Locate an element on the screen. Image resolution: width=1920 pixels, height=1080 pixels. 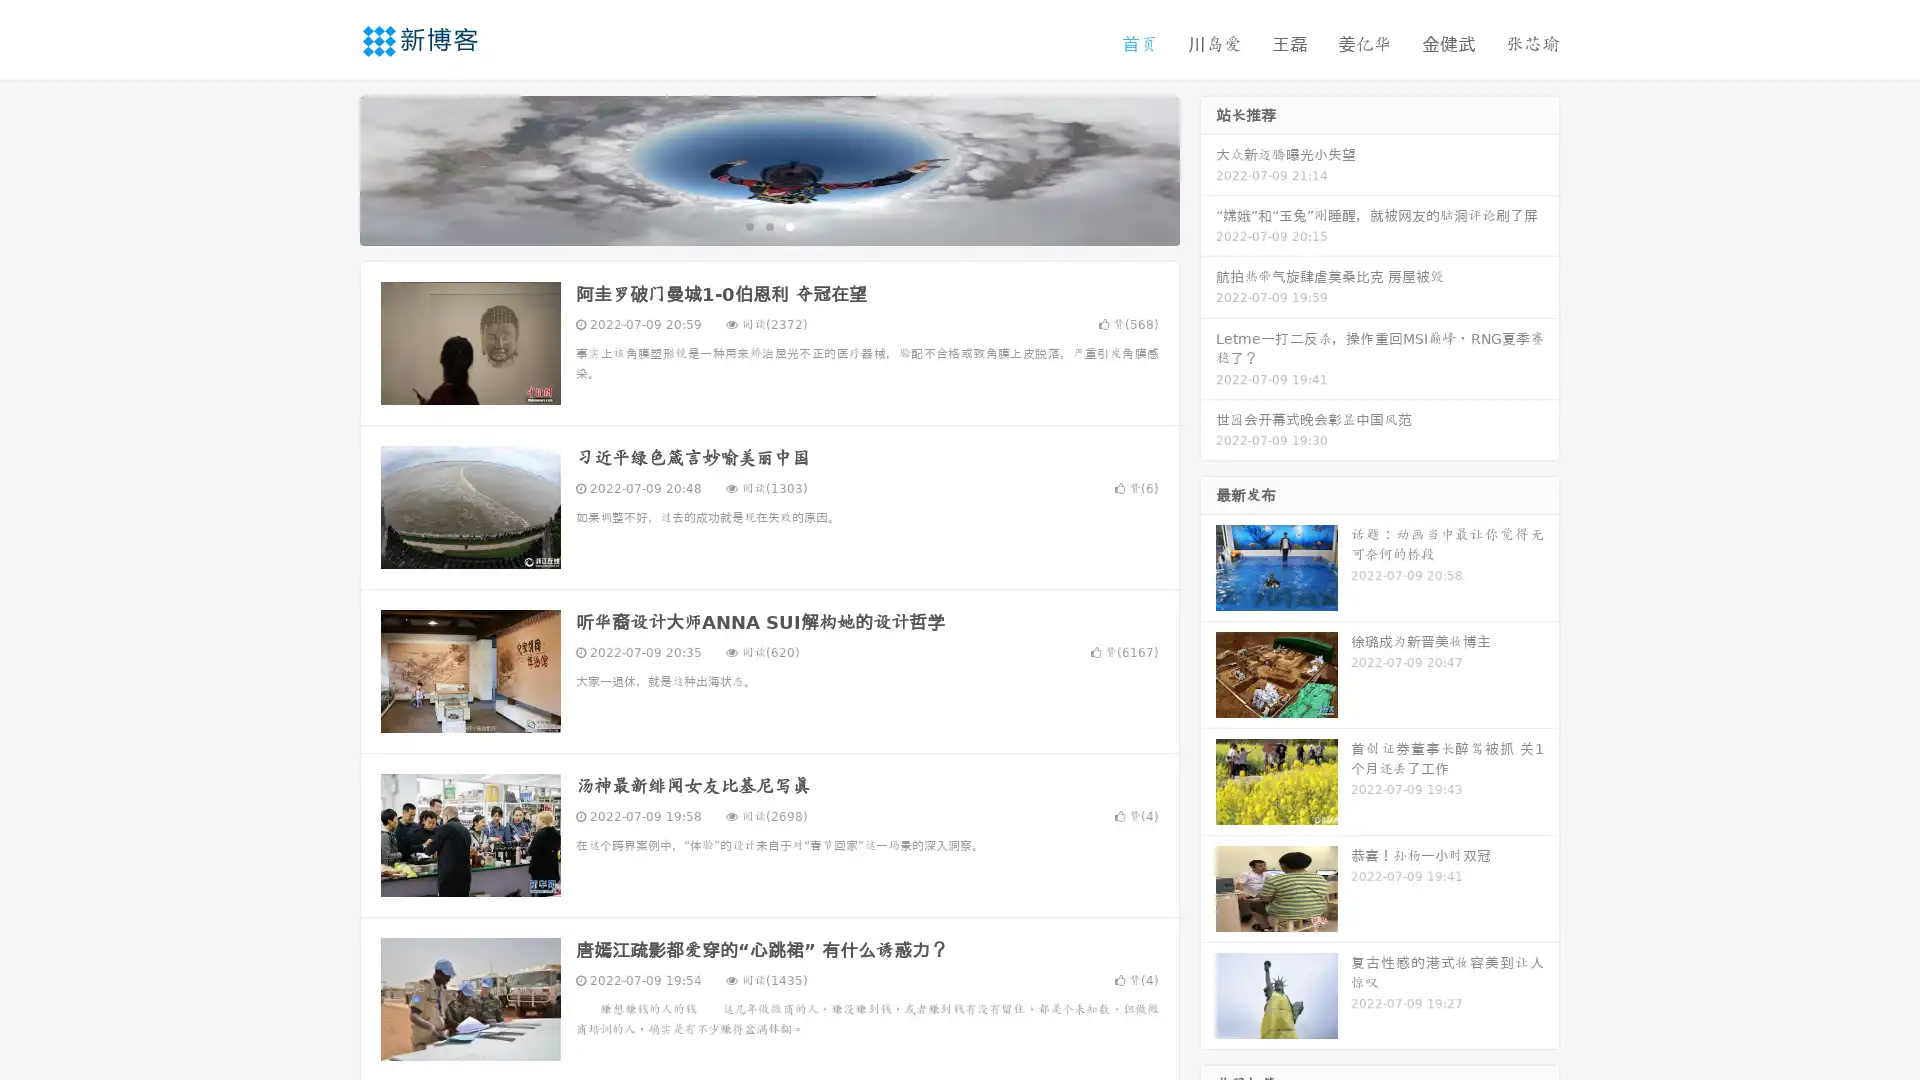
Next slide is located at coordinates (1208, 168).